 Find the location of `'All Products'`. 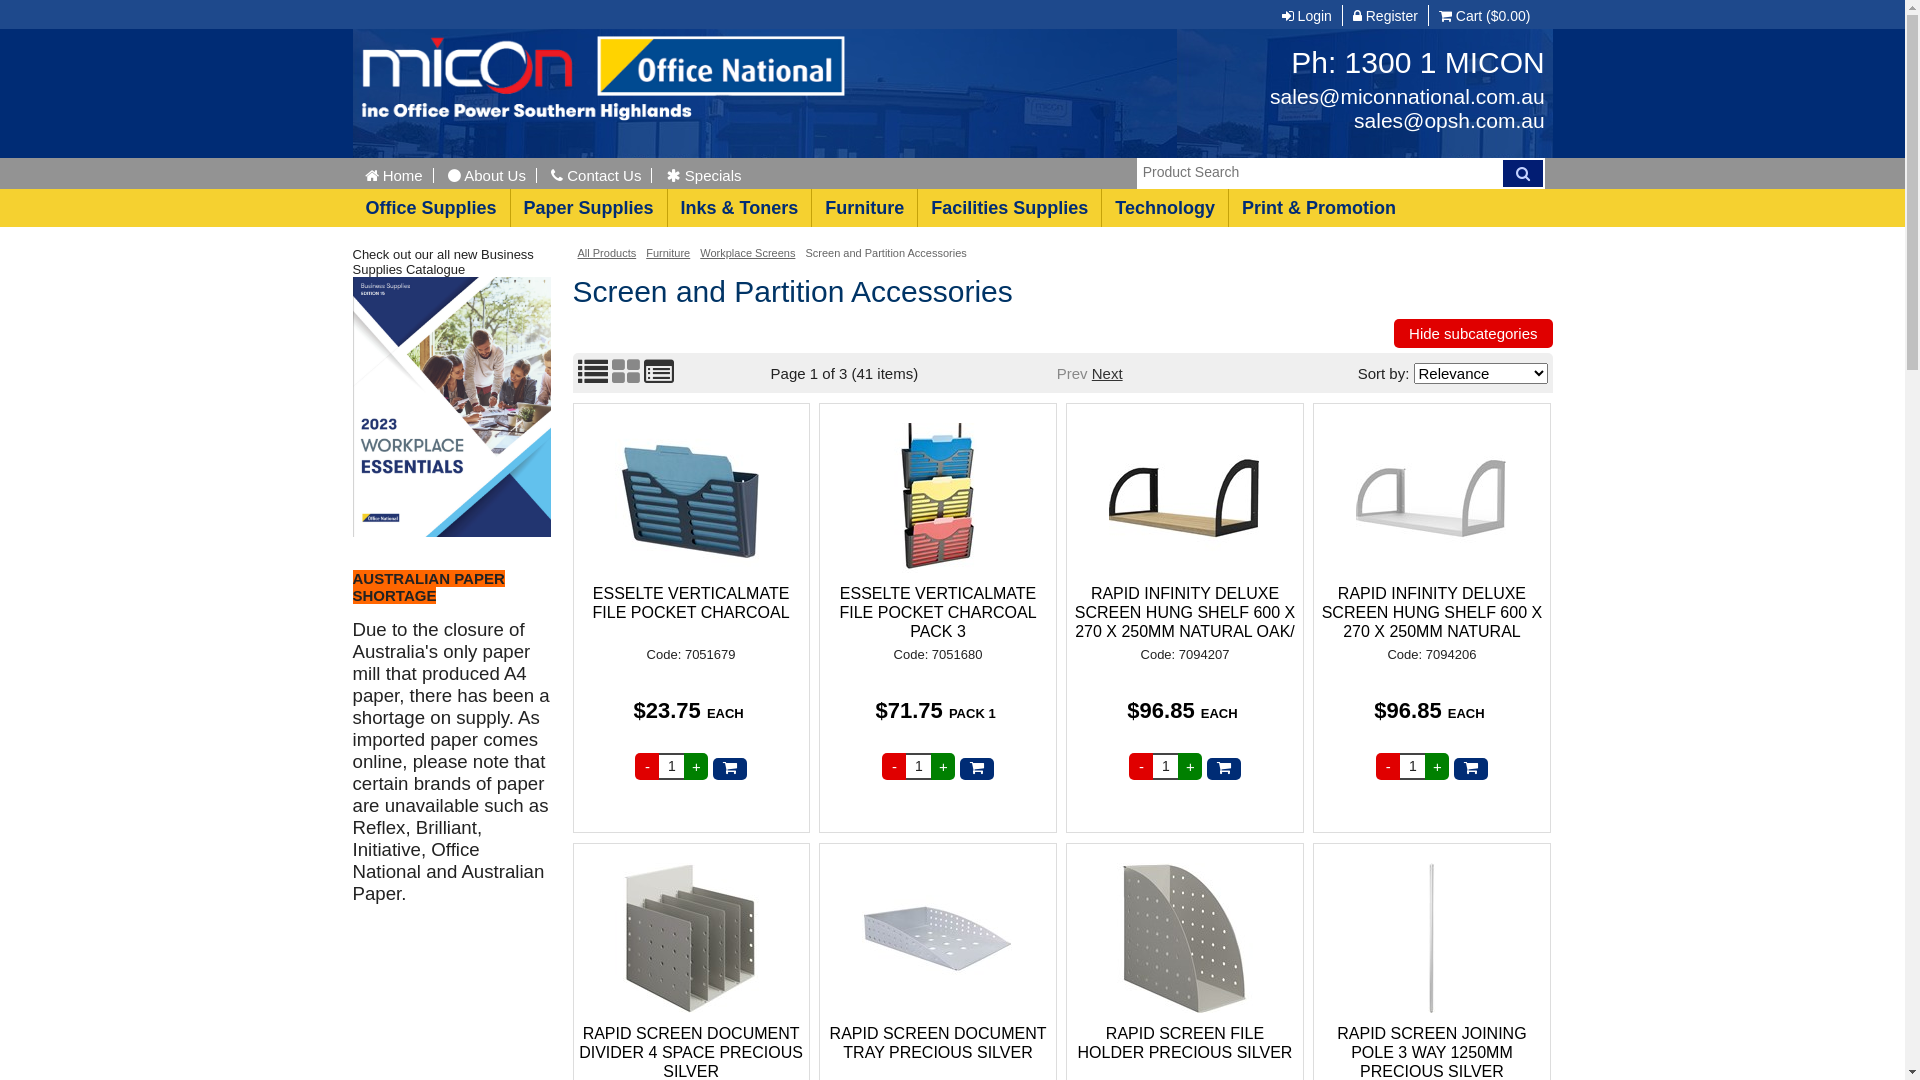

'All Products' is located at coordinates (606, 252).